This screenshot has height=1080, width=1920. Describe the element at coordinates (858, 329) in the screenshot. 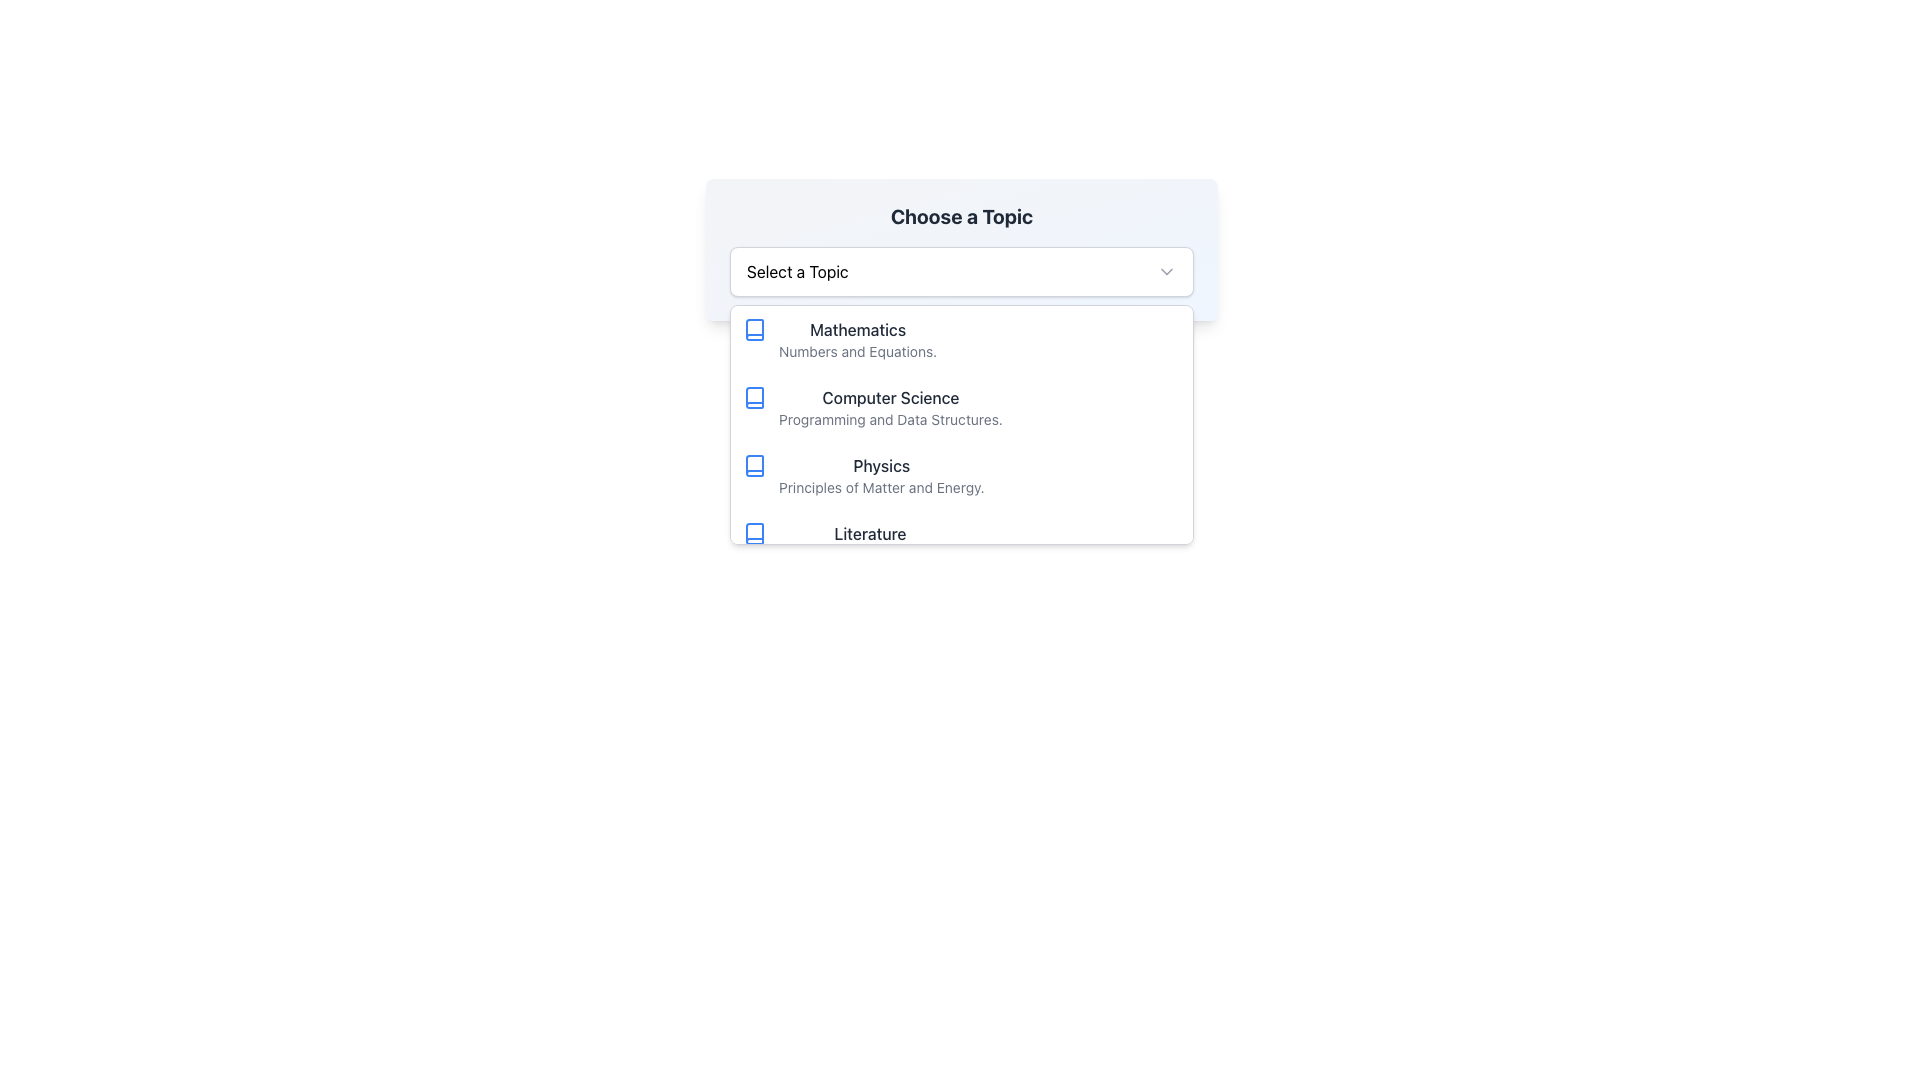

I see `the 'Mathematics' text label located at the top of the dropdown menu that identifies the topic` at that location.